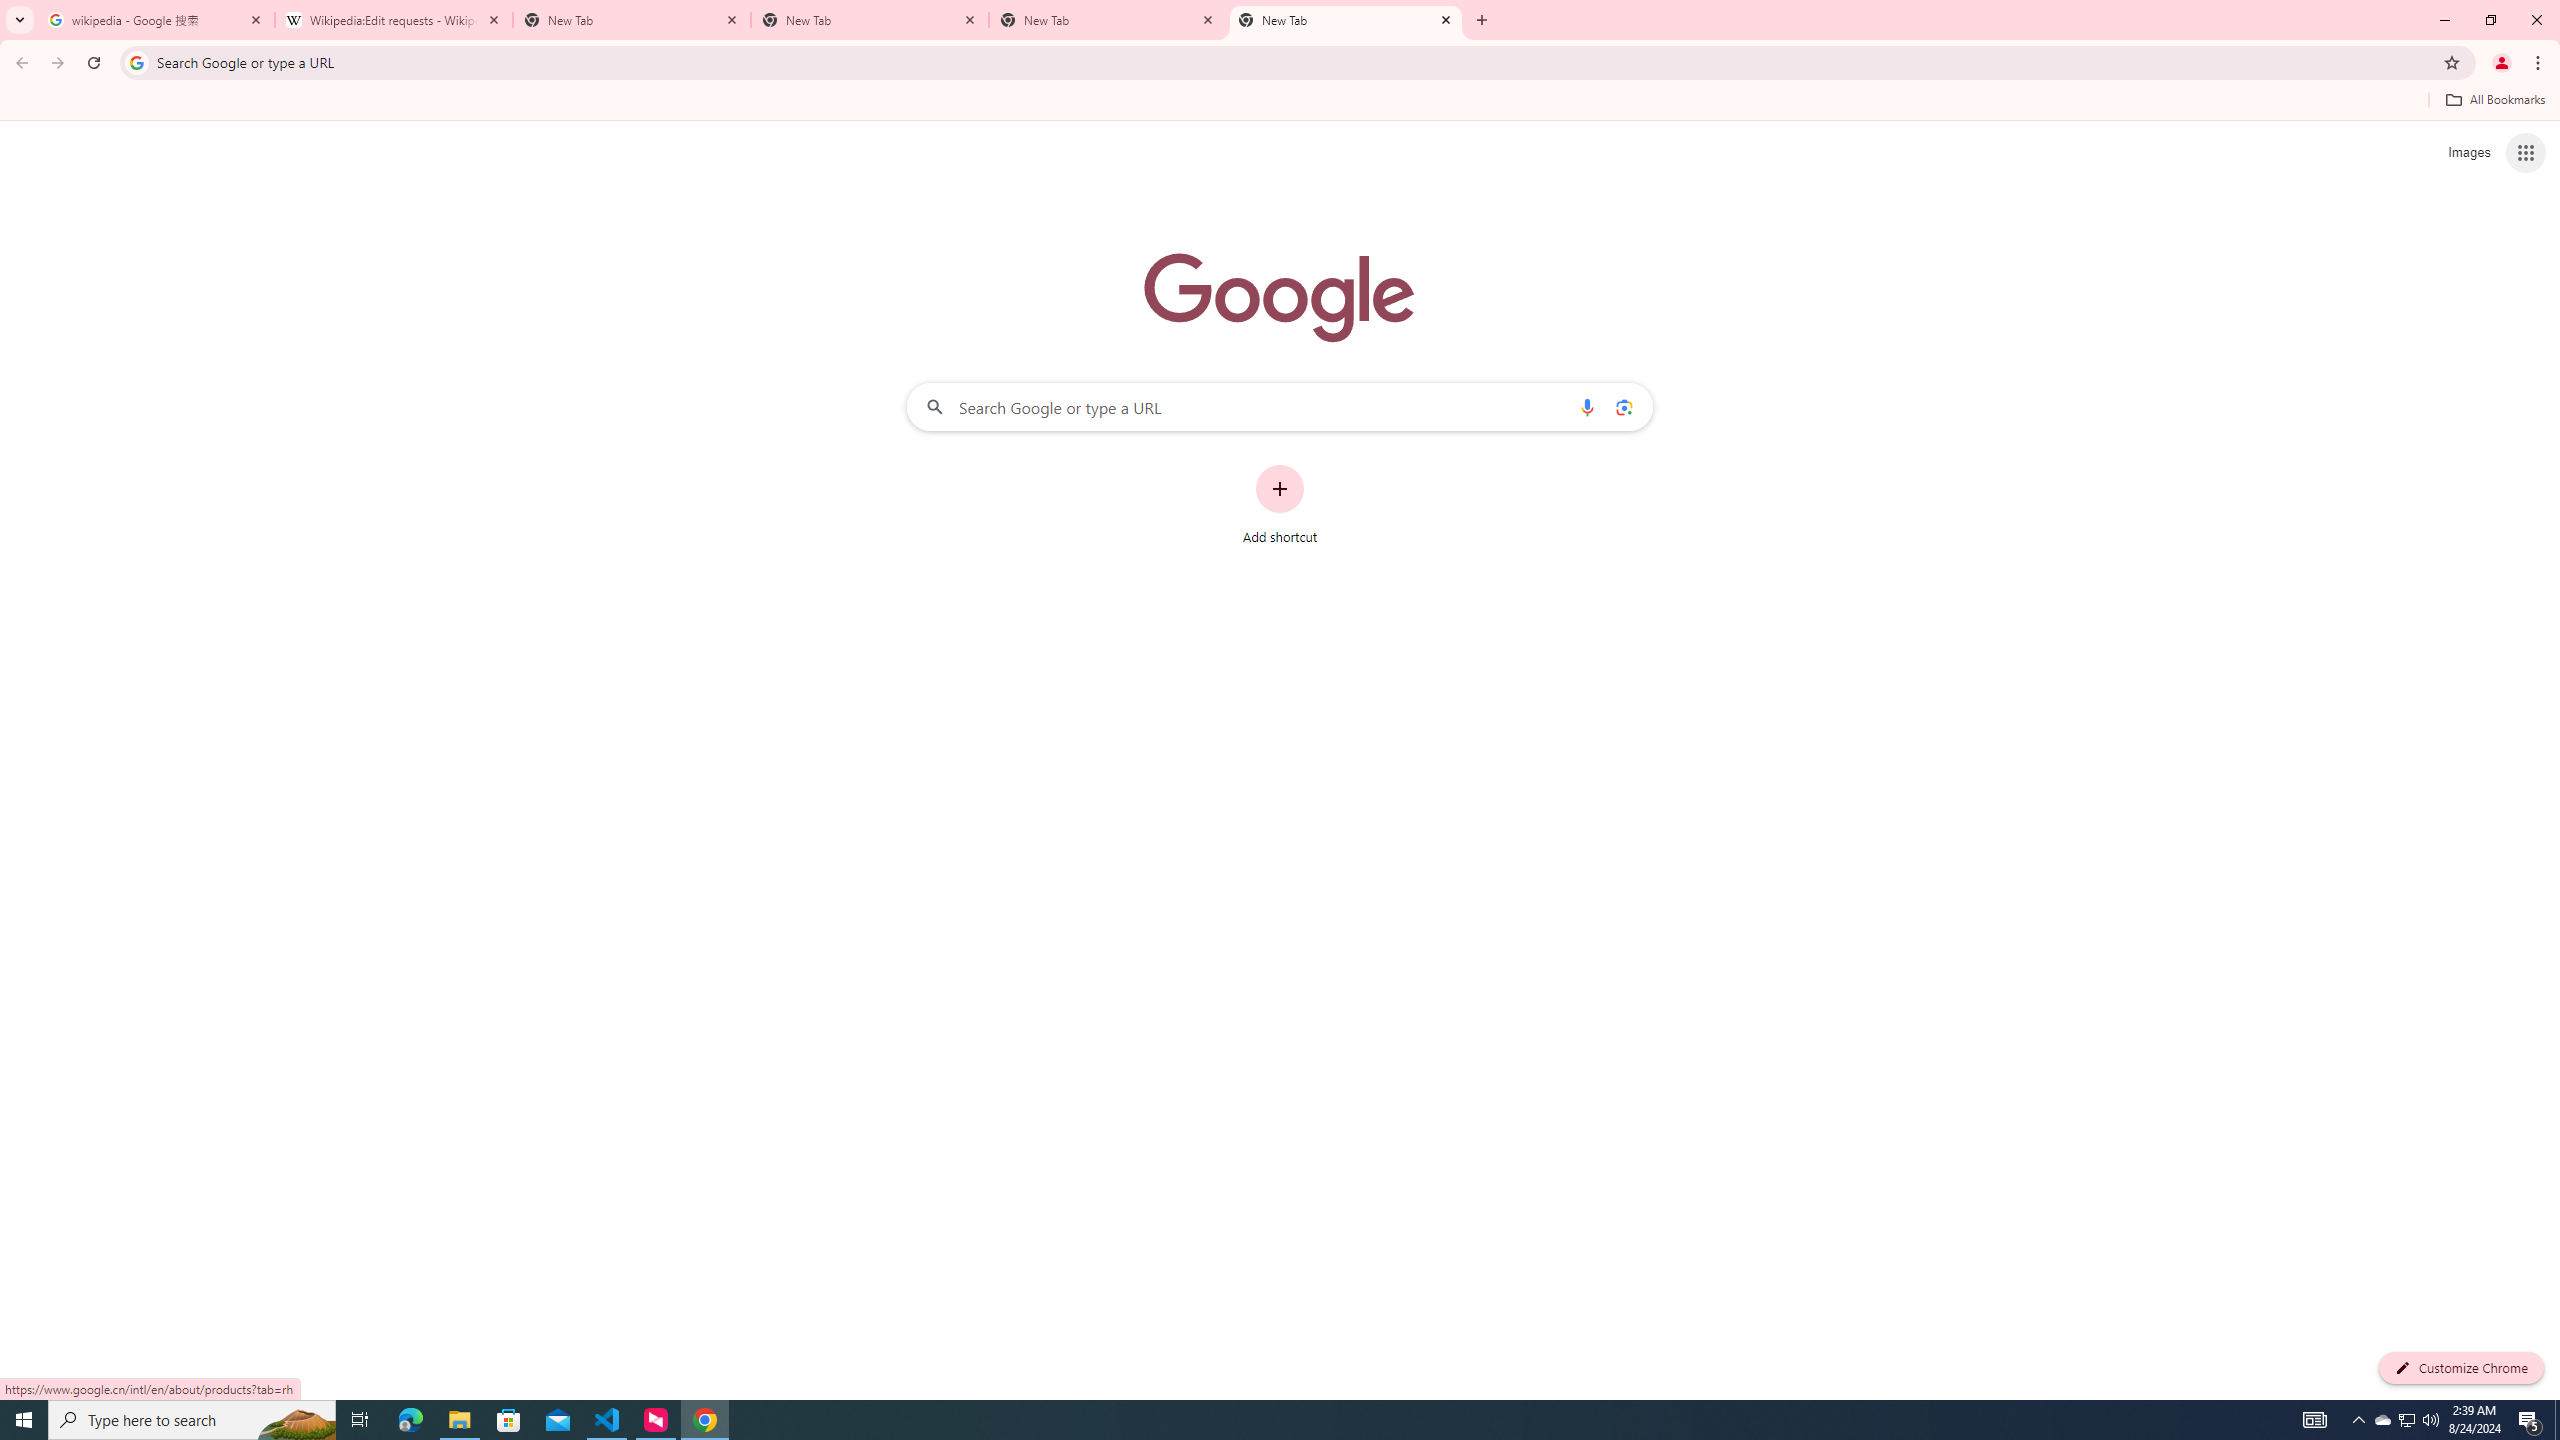 This screenshot has width=2560, height=1440. I want to click on 'New Tab', so click(1108, 19).